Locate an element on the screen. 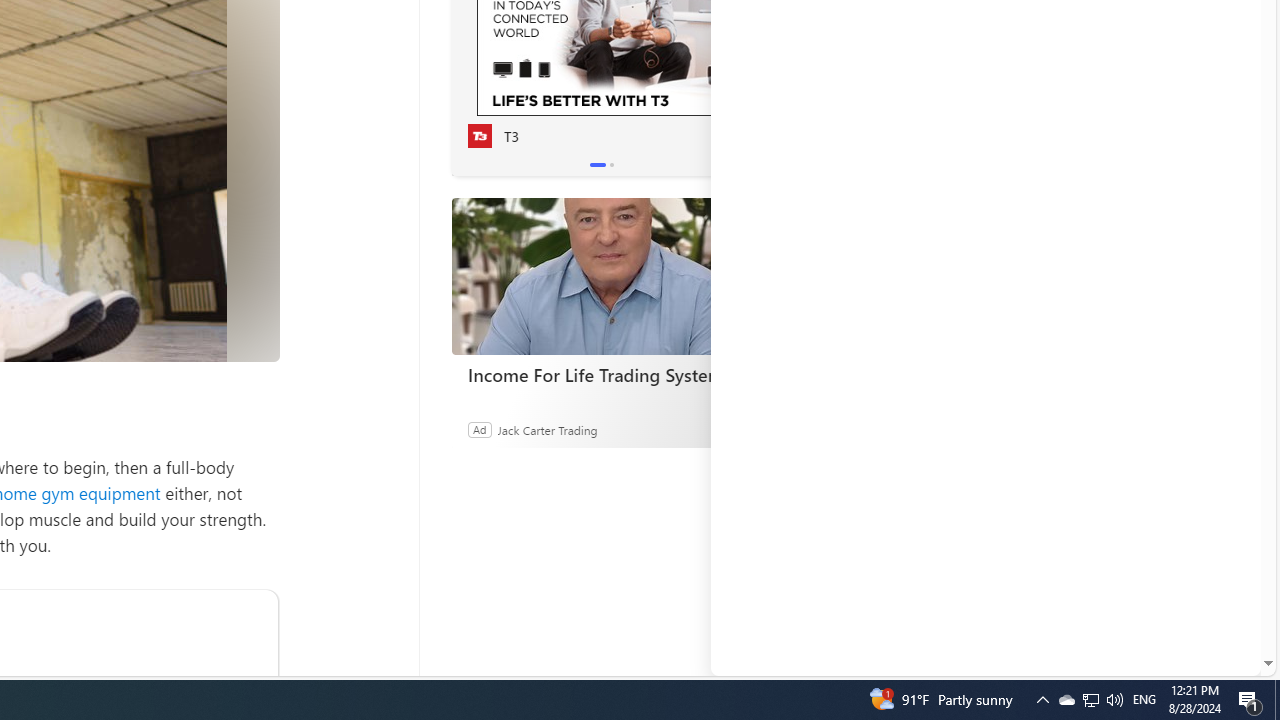  'Income For Life Trading System' is located at coordinates (600, 276).